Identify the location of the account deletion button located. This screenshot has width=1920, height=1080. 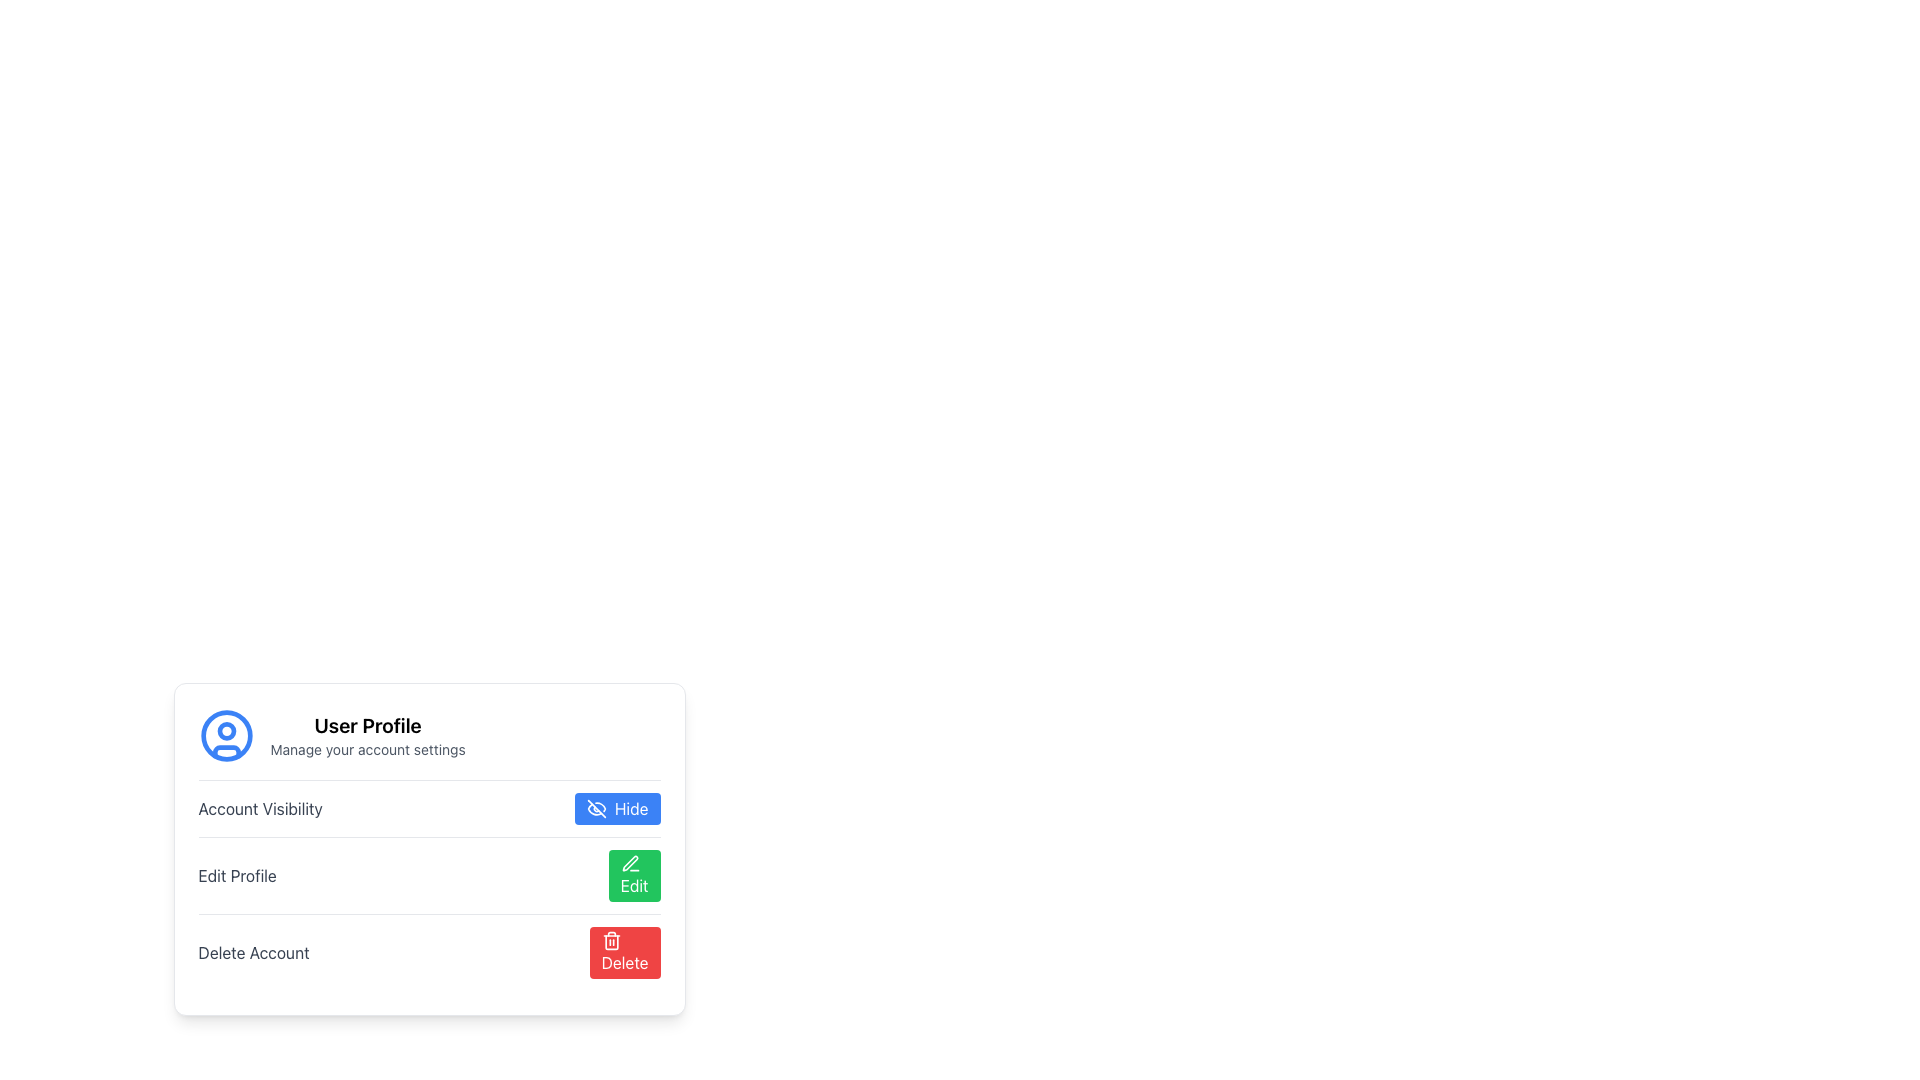
(428, 951).